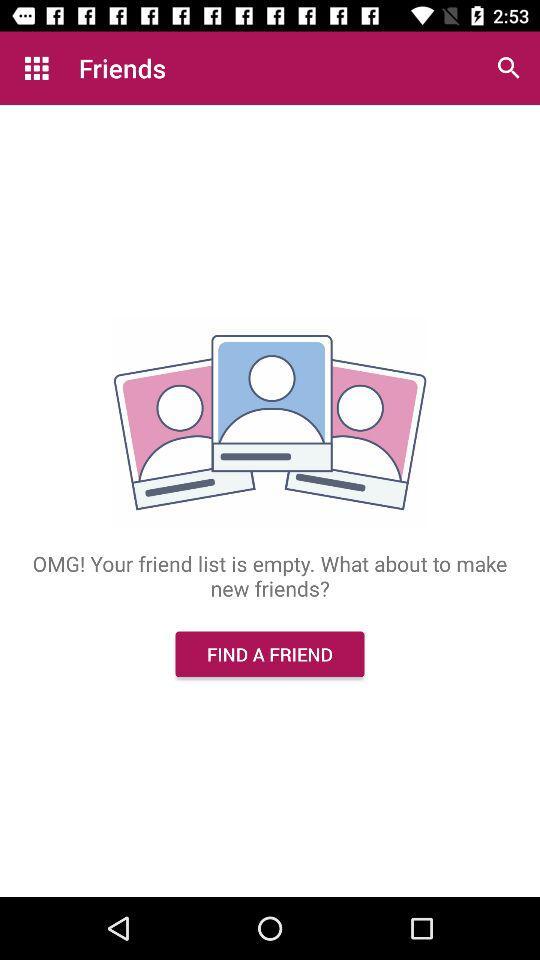 The width and height of the screenshot is (540, 960). I want to click on the item next to the friends icon, so click(508, 68).